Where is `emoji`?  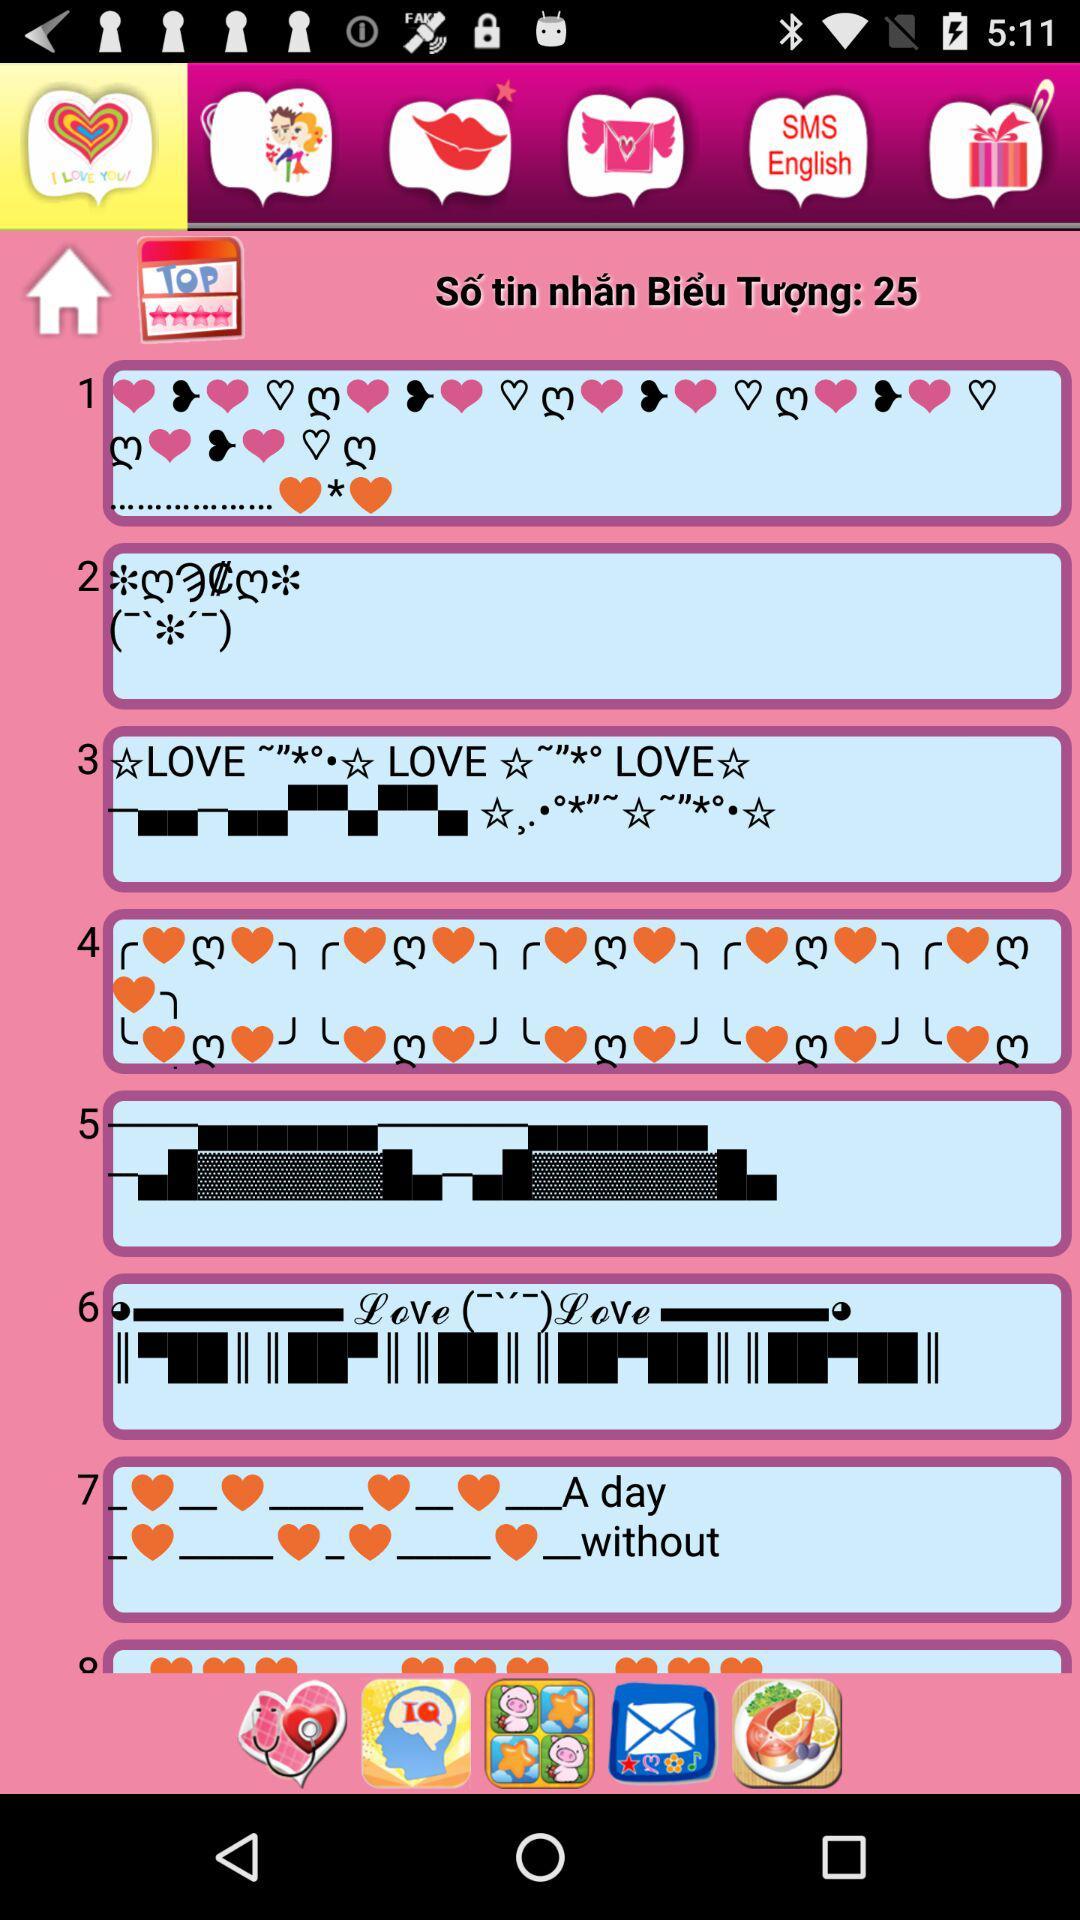 emoji is located at coordinates (538, 1732).